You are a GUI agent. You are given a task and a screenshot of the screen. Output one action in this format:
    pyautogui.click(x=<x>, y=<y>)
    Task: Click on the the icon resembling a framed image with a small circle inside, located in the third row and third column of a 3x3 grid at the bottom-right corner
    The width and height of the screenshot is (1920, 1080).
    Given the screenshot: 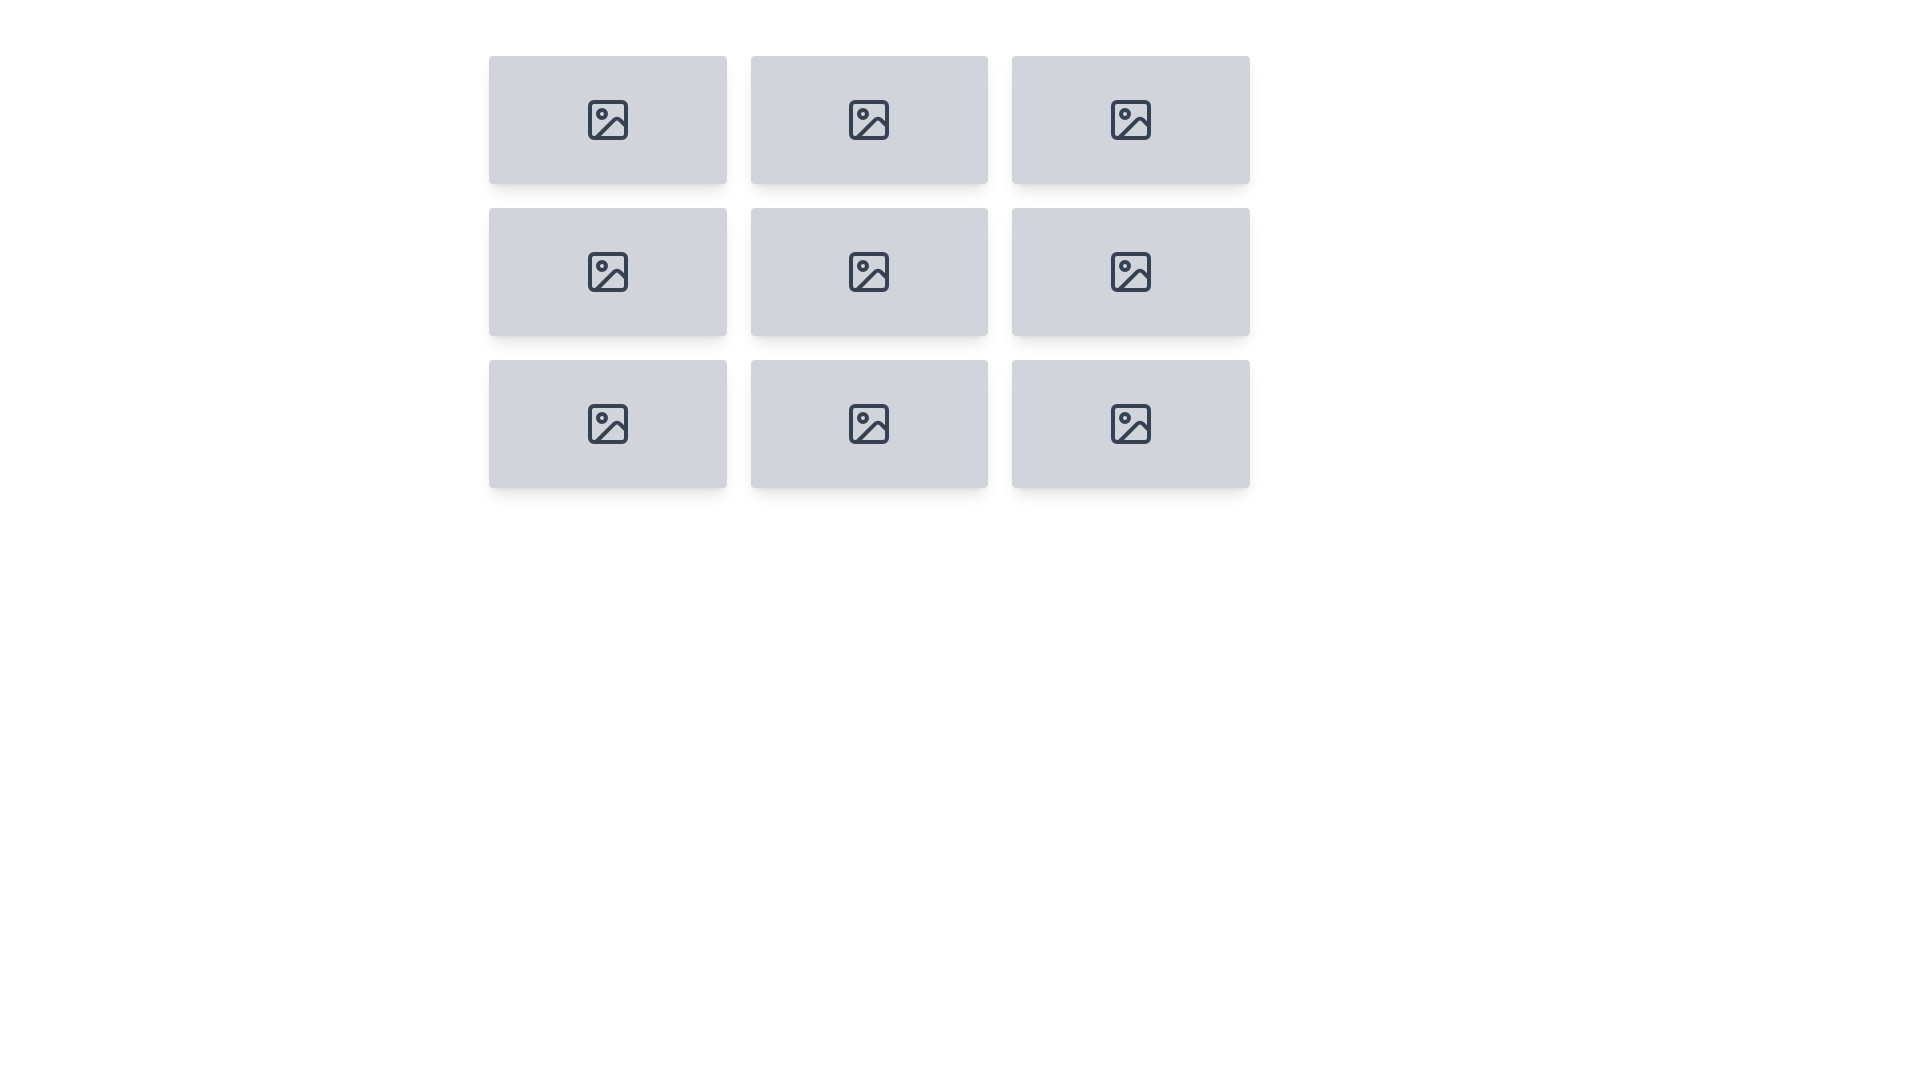 What is the action you would take?
    pyautogui.click(x=1131, y=423)
    